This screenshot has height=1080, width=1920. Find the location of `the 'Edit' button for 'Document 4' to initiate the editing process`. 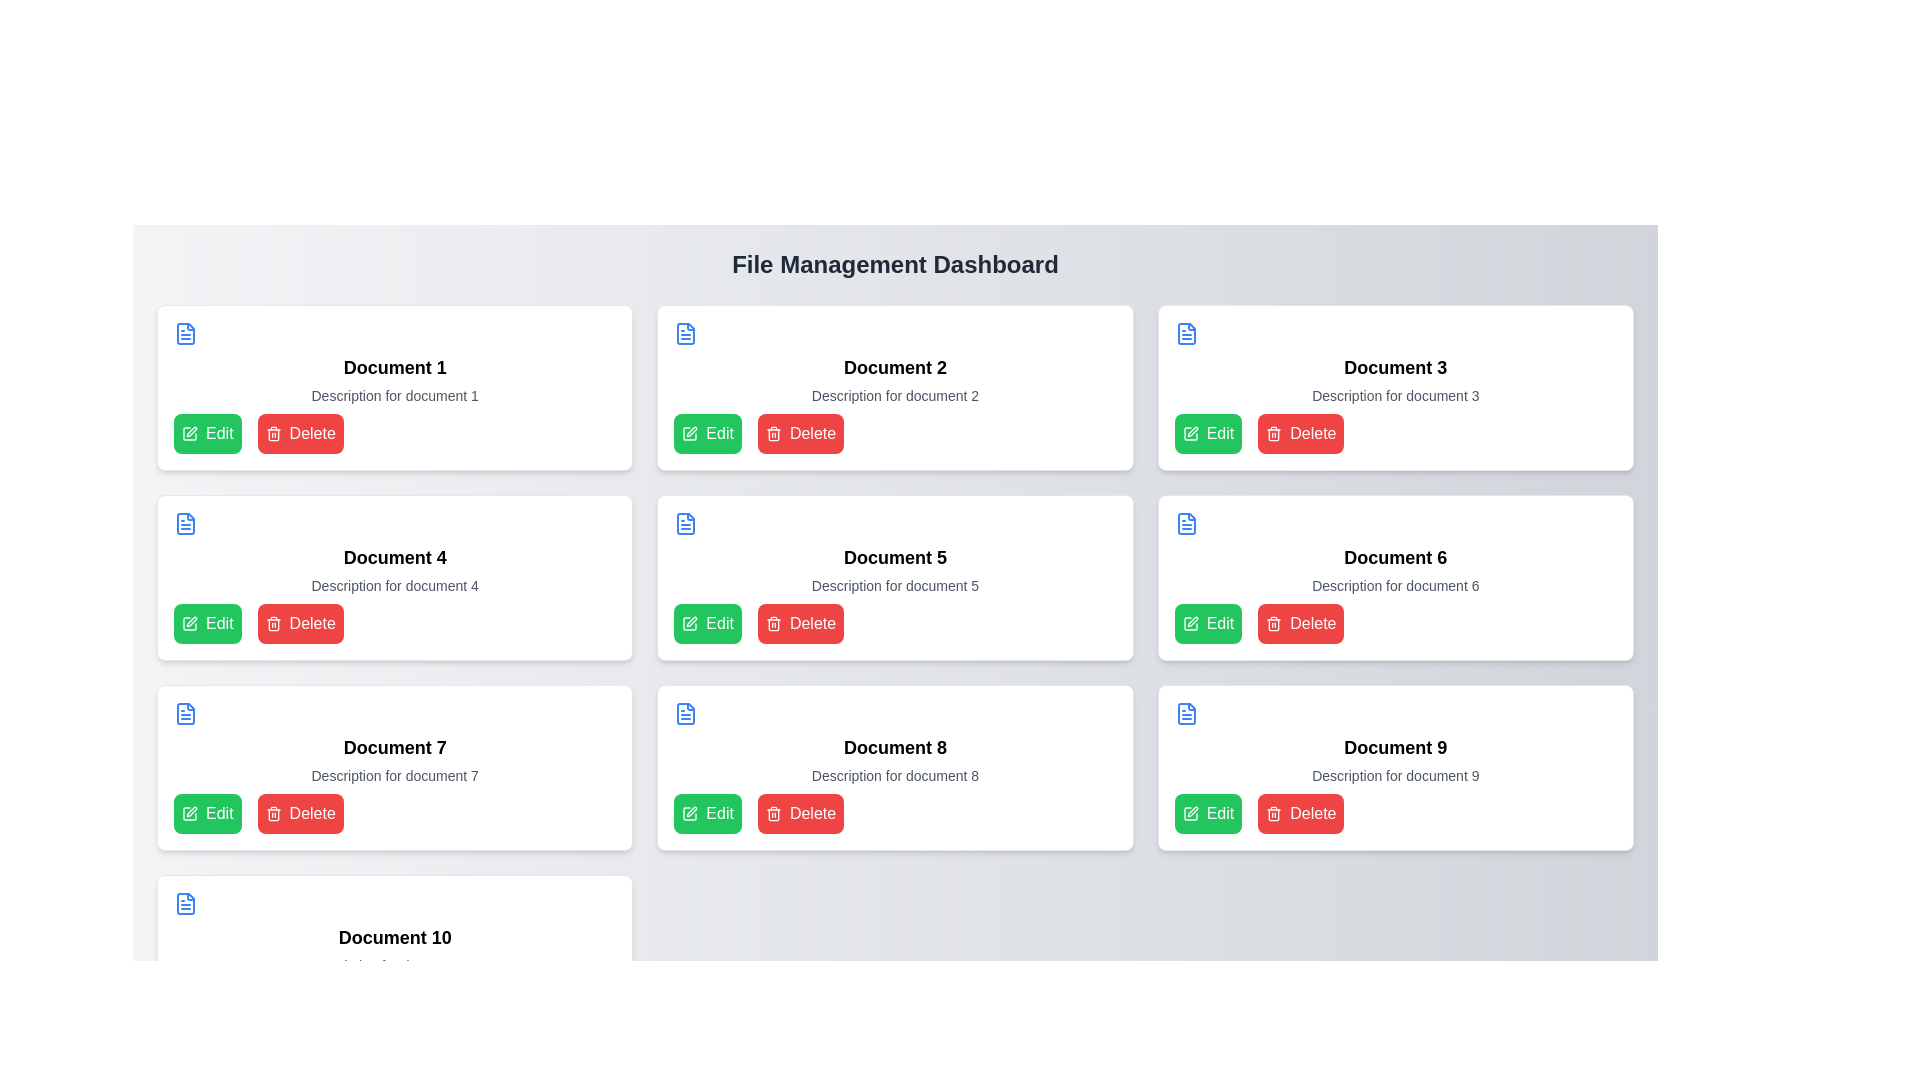

the 'Edit' button for 'Document 4' to initiate the editing process is located at coordinates (190, 623).